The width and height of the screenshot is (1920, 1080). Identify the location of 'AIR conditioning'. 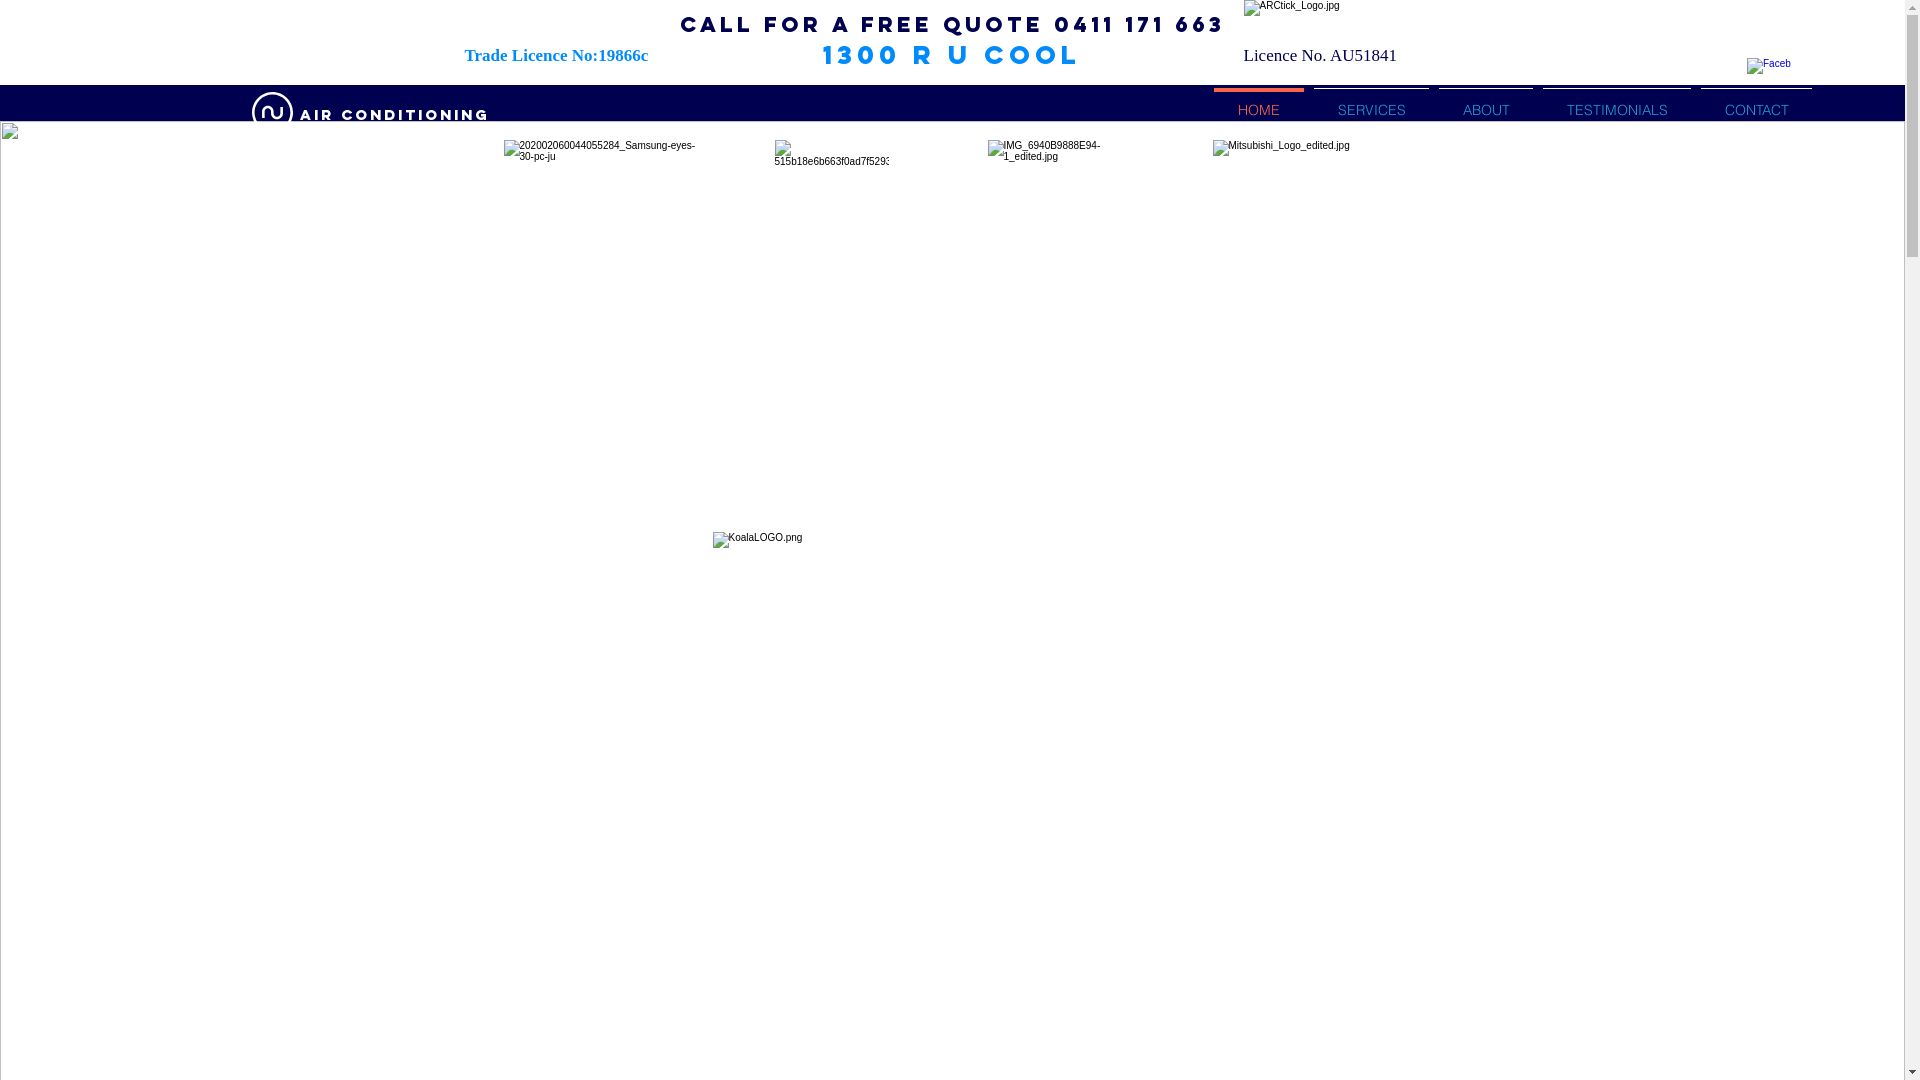
(298, 115).